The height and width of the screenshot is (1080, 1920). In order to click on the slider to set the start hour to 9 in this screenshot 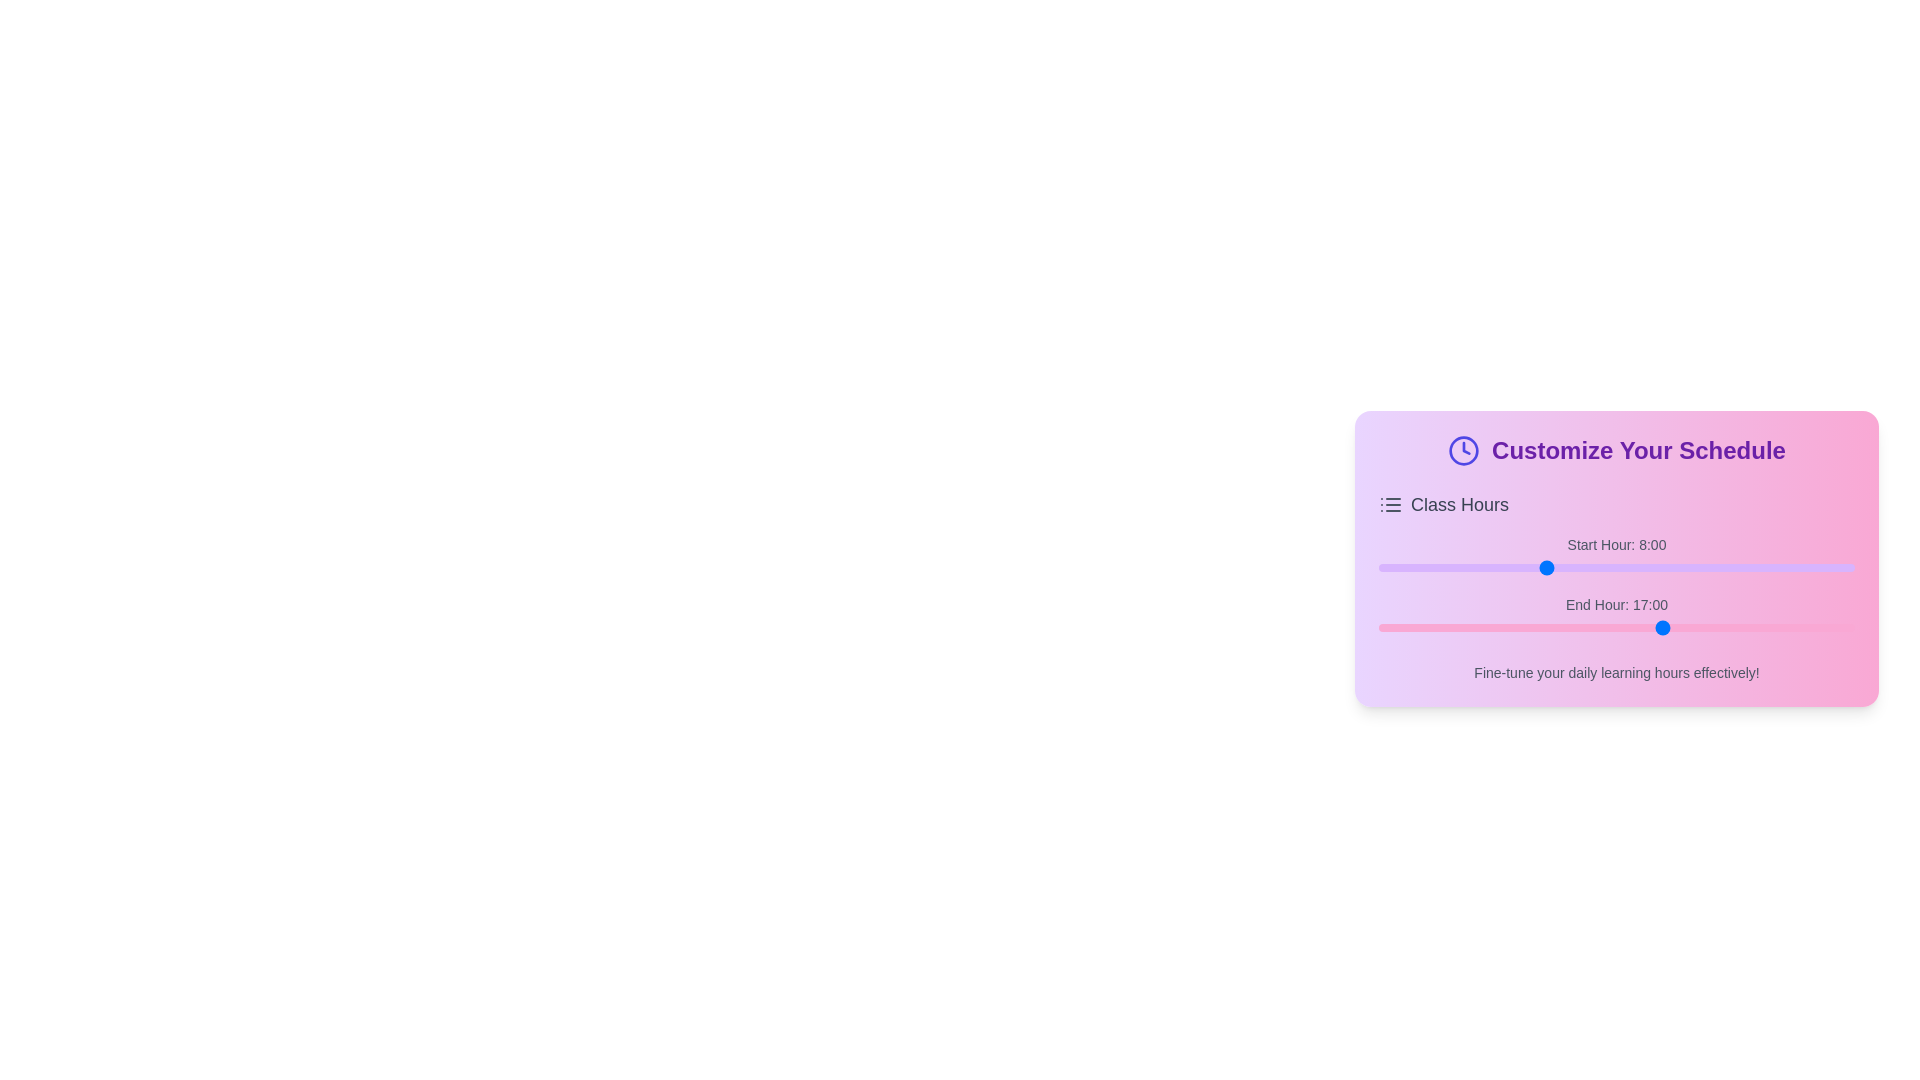, I will do `click(1564, 567)`.